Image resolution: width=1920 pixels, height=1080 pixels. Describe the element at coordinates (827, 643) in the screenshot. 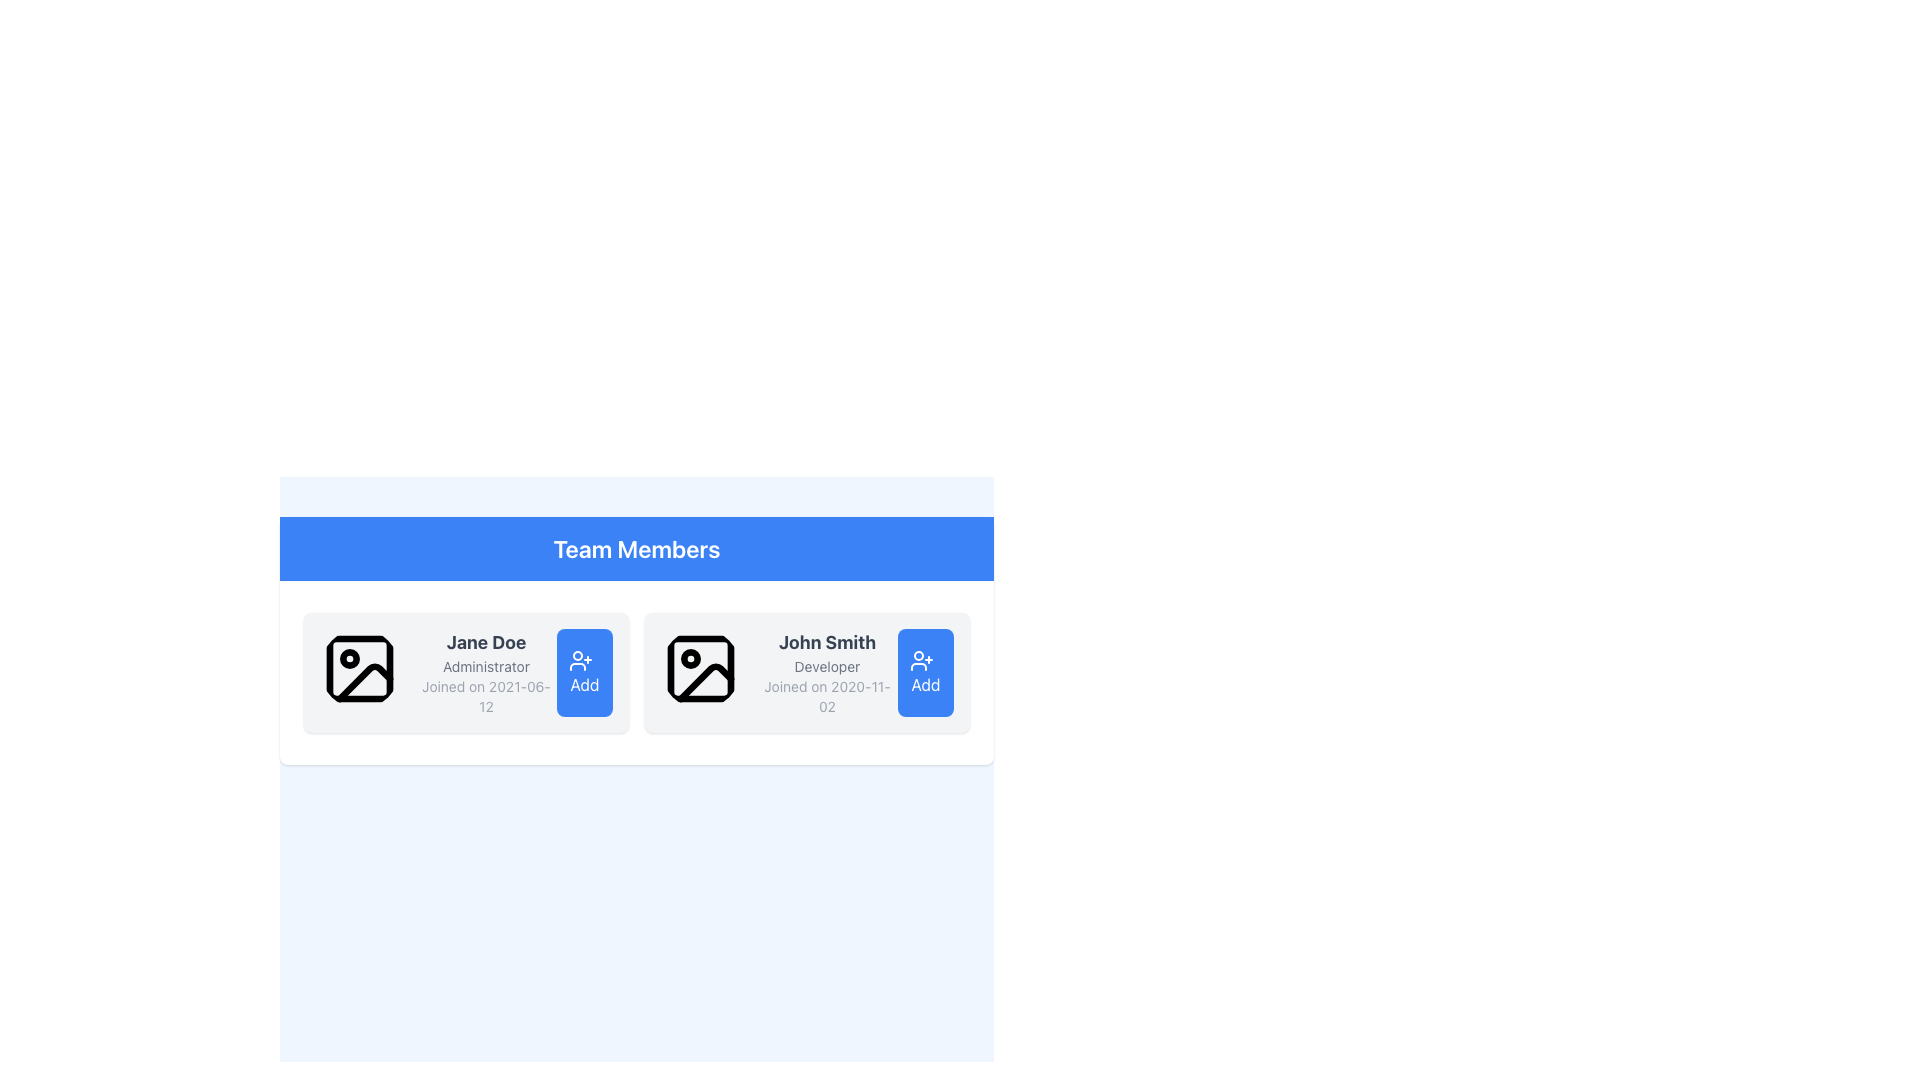

I see `the text label displaying 'John Smith', which is bold and dark gray, located in the second column of the team member information cards under the 'Team Members' heading` at that location.